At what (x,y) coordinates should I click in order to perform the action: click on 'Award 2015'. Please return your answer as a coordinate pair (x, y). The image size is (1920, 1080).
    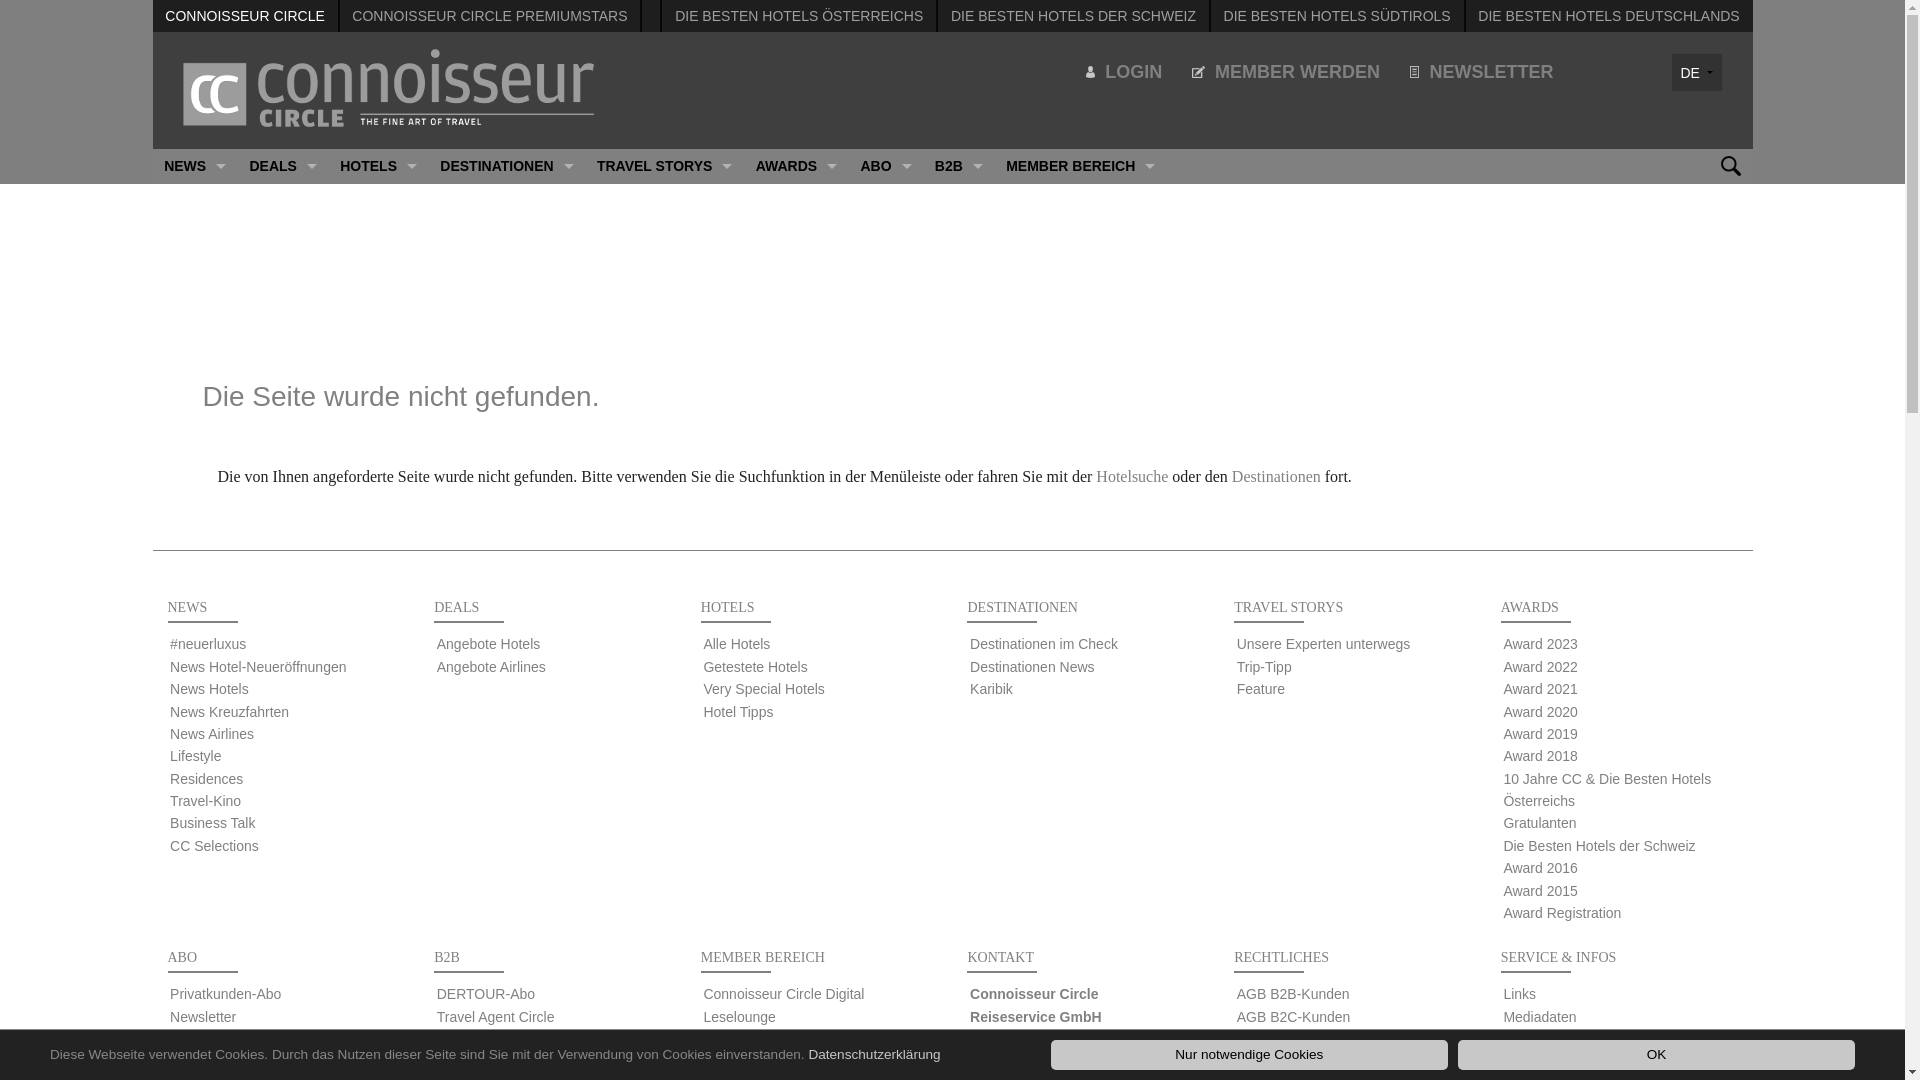
    Looking at the image, I should click on (1502, 890).